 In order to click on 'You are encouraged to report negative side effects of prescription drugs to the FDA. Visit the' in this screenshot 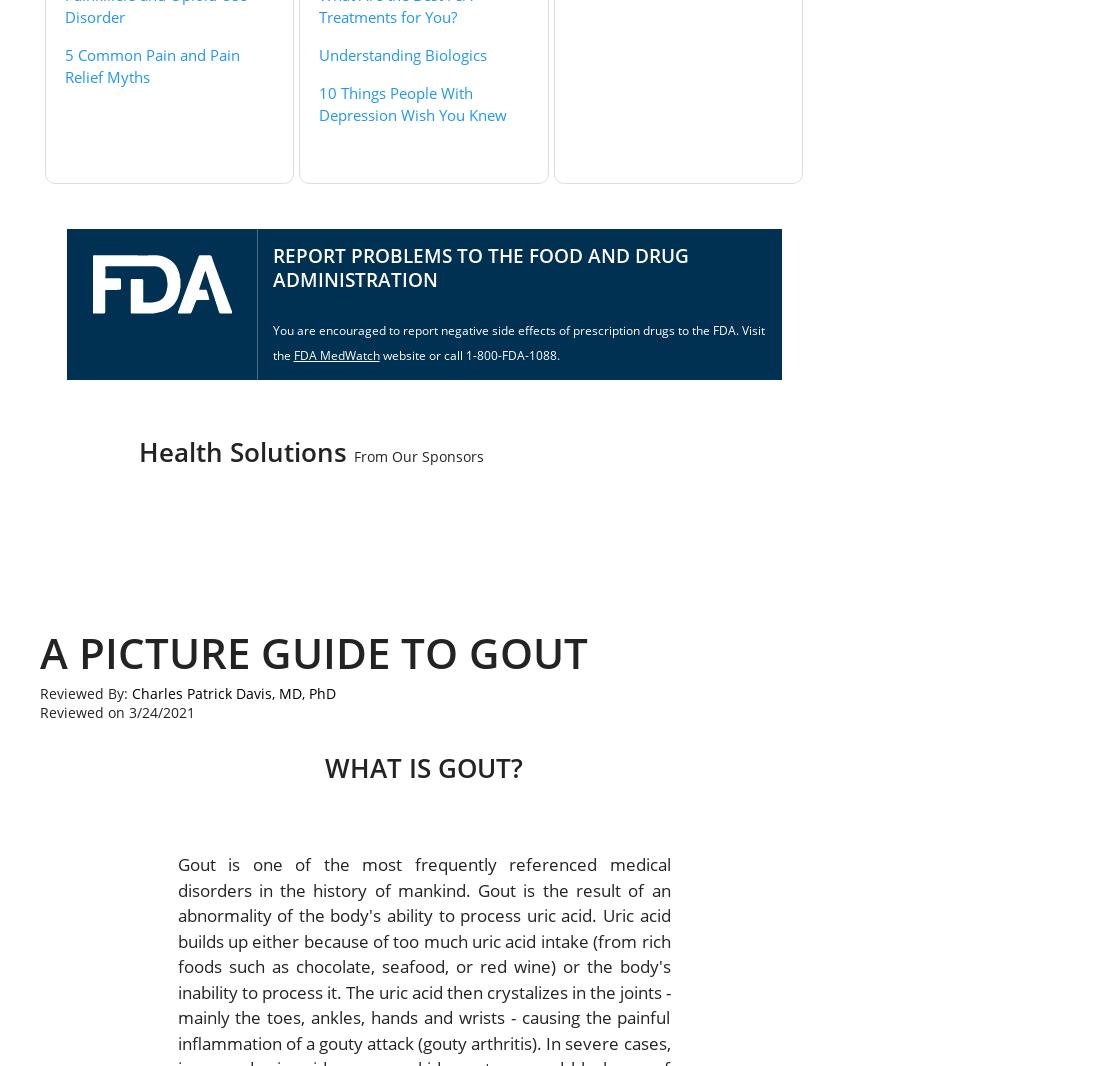, I will do `click(272, 342)`.